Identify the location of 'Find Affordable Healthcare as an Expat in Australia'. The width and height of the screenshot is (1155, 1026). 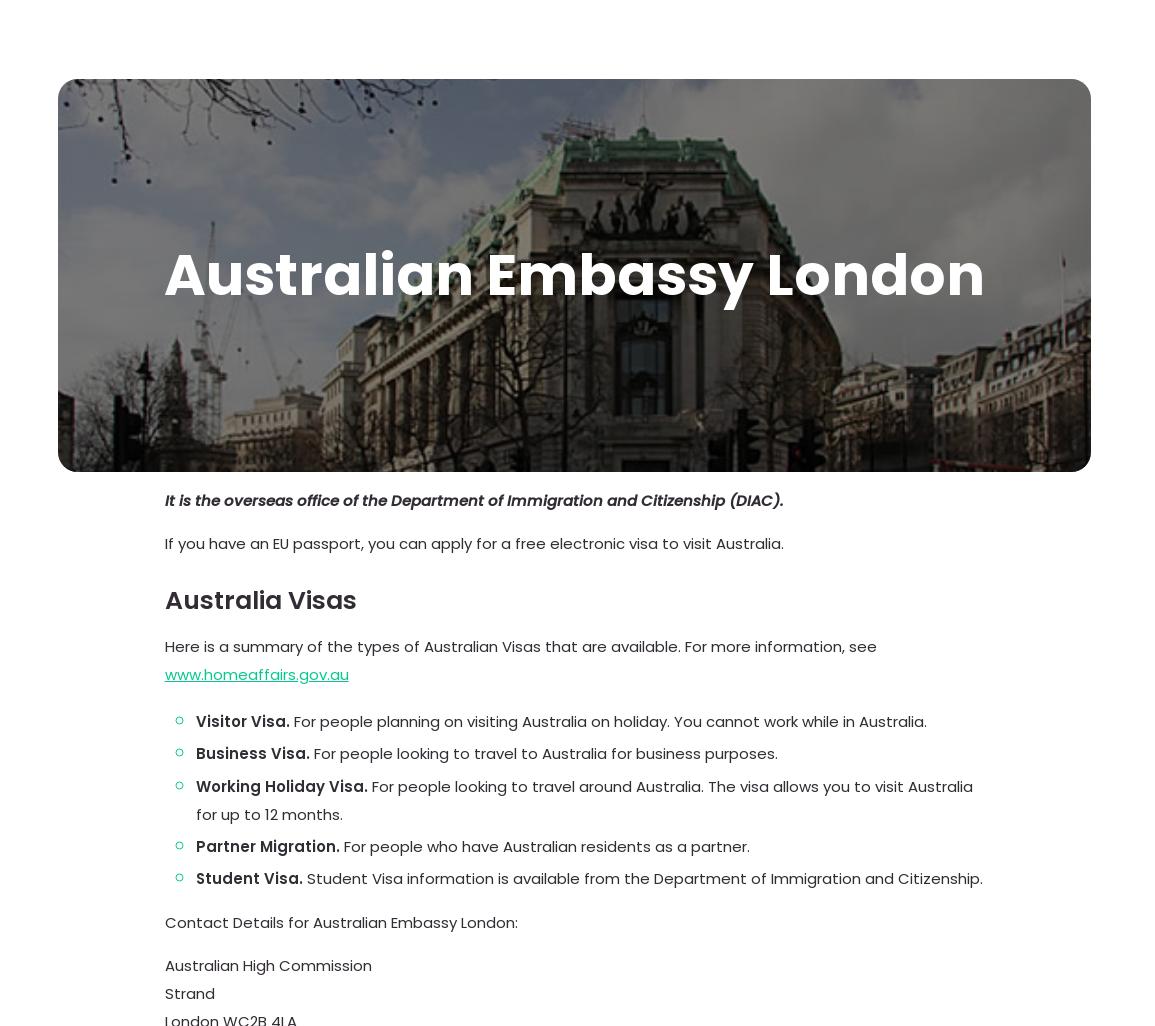
(844, 889).